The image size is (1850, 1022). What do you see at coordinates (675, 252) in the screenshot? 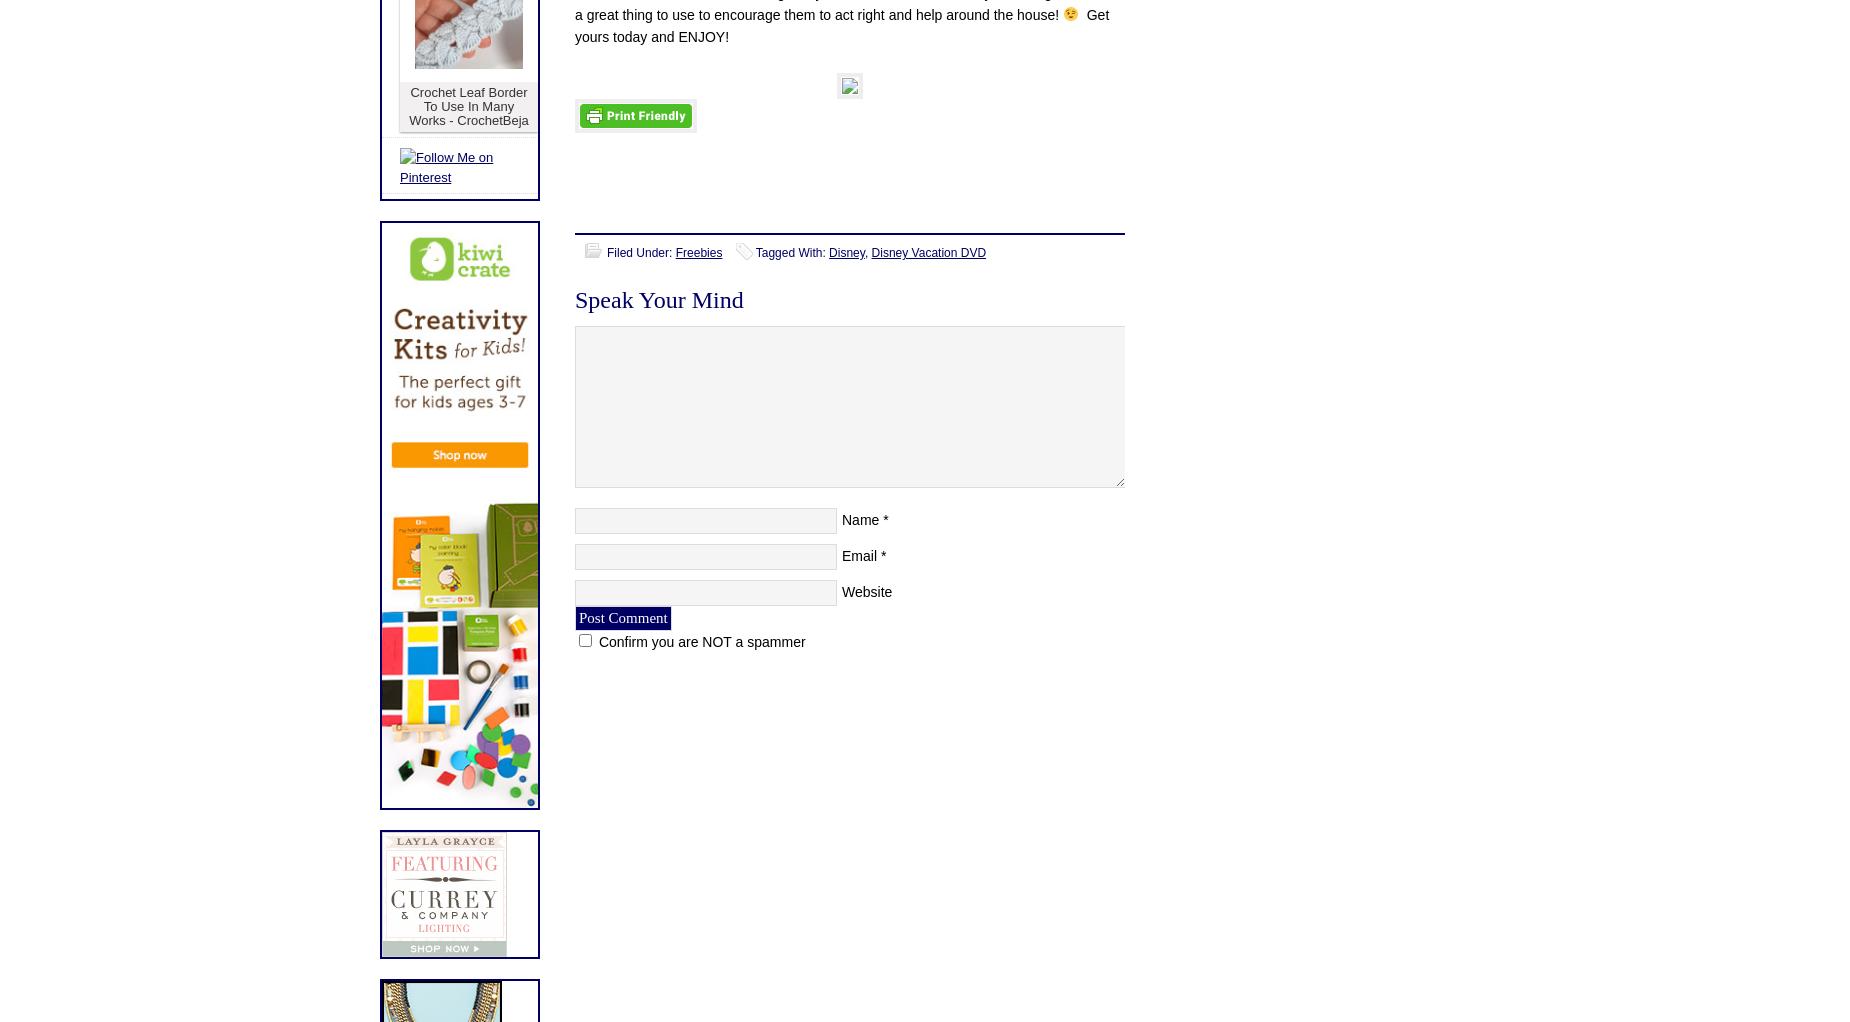
I see `'Freebies'` at bounding box center [675, 252].